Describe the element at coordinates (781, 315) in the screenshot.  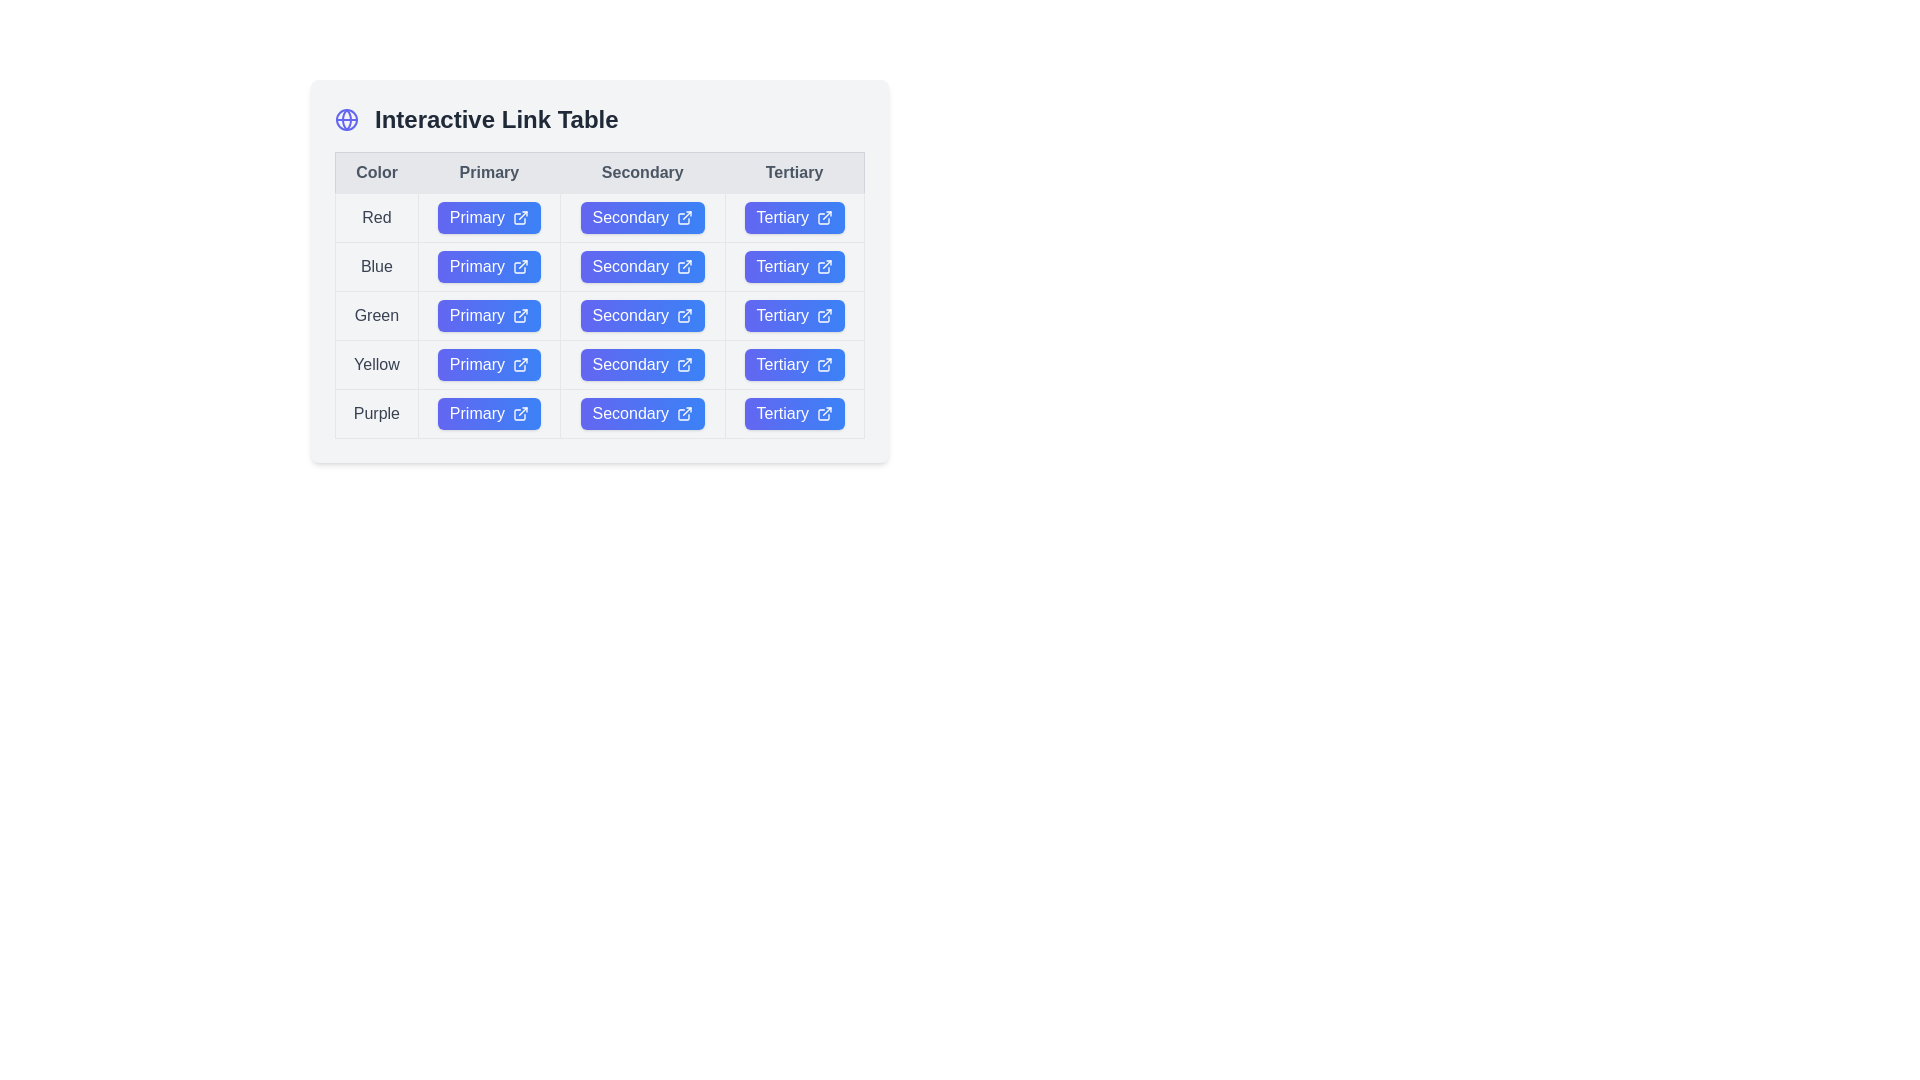
I see `label 'Tertiary', which is displayed in bold white font on a gradient blue background inside the button of the 'Green' row and 'Tertiary' column in the table` at that location.